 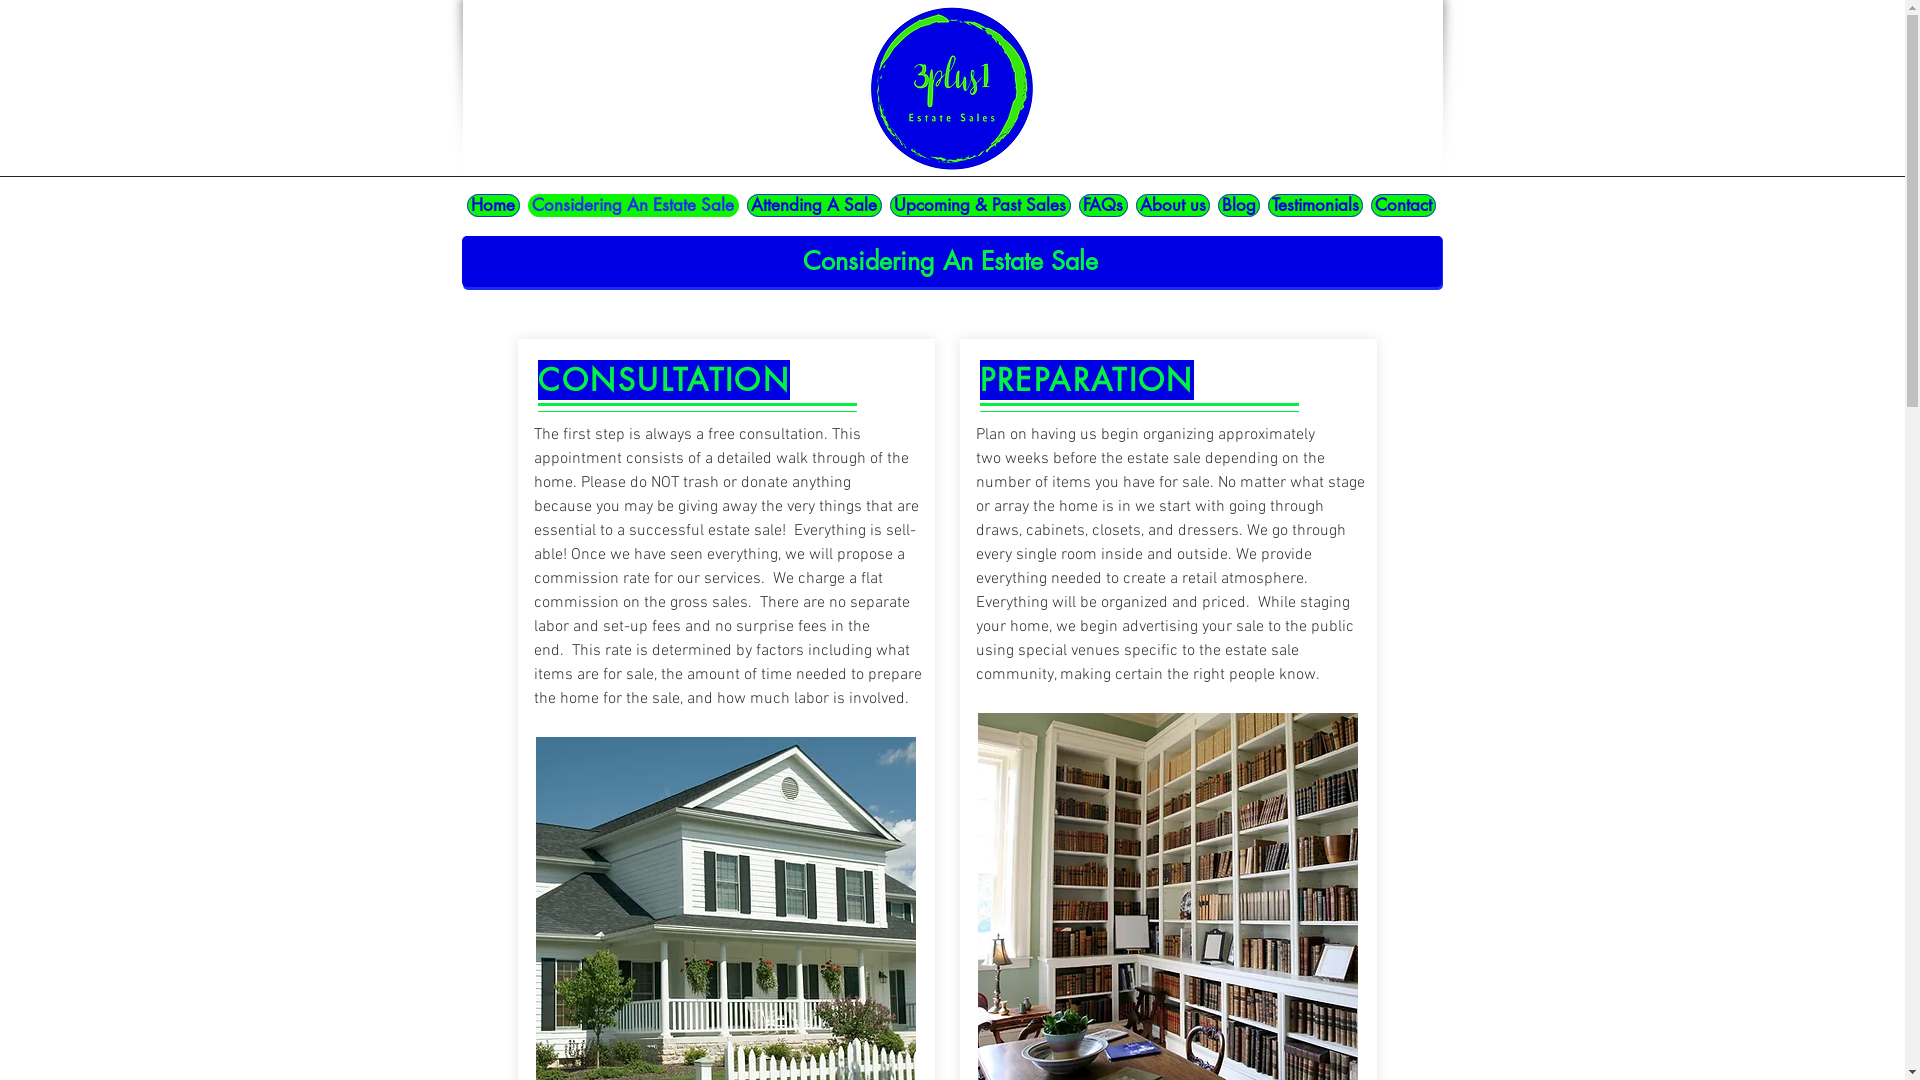 What do you see at coordinates (1101, 205) in the screenshot?
I see `'FAQs'` at bounding box center [1101, 205].